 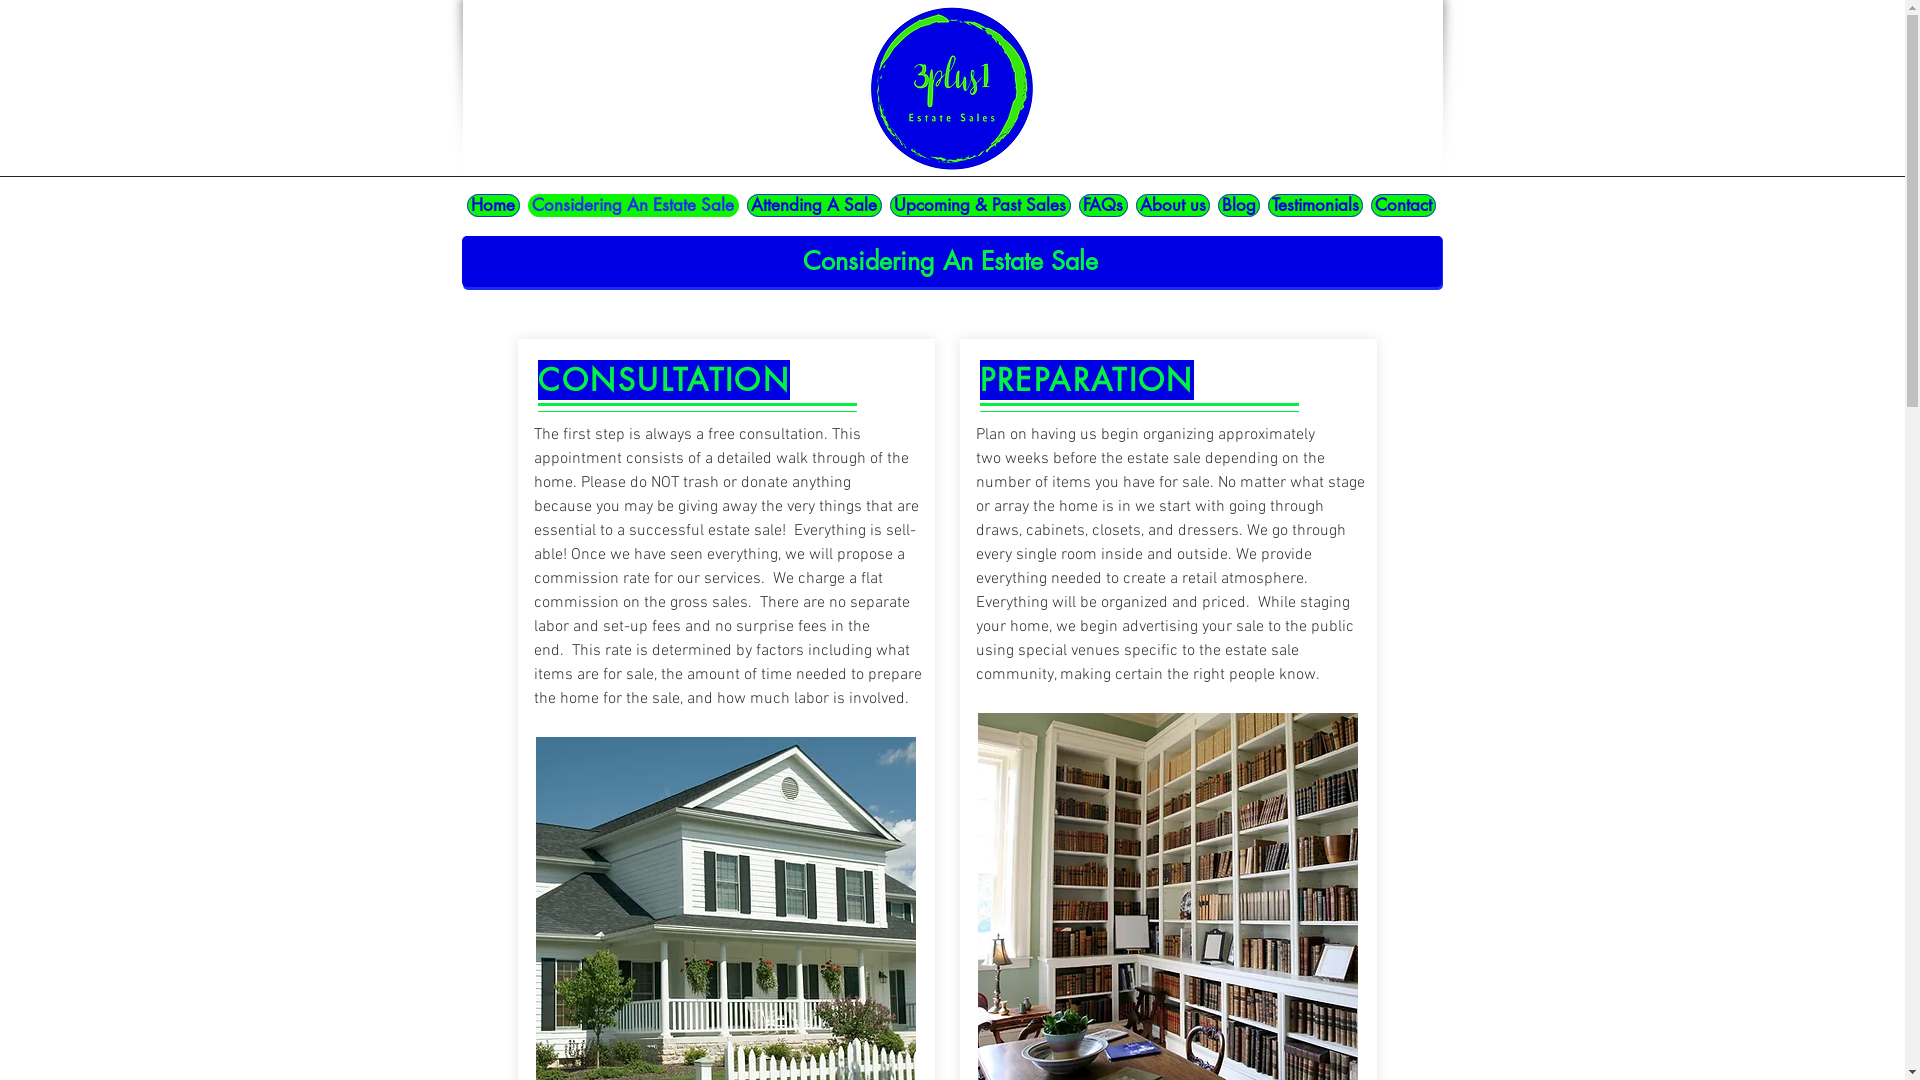 What do you see at coordinates (1101, 205) in the screenshot?
I see `'FAQs'` at bounding box center [1101, 205].